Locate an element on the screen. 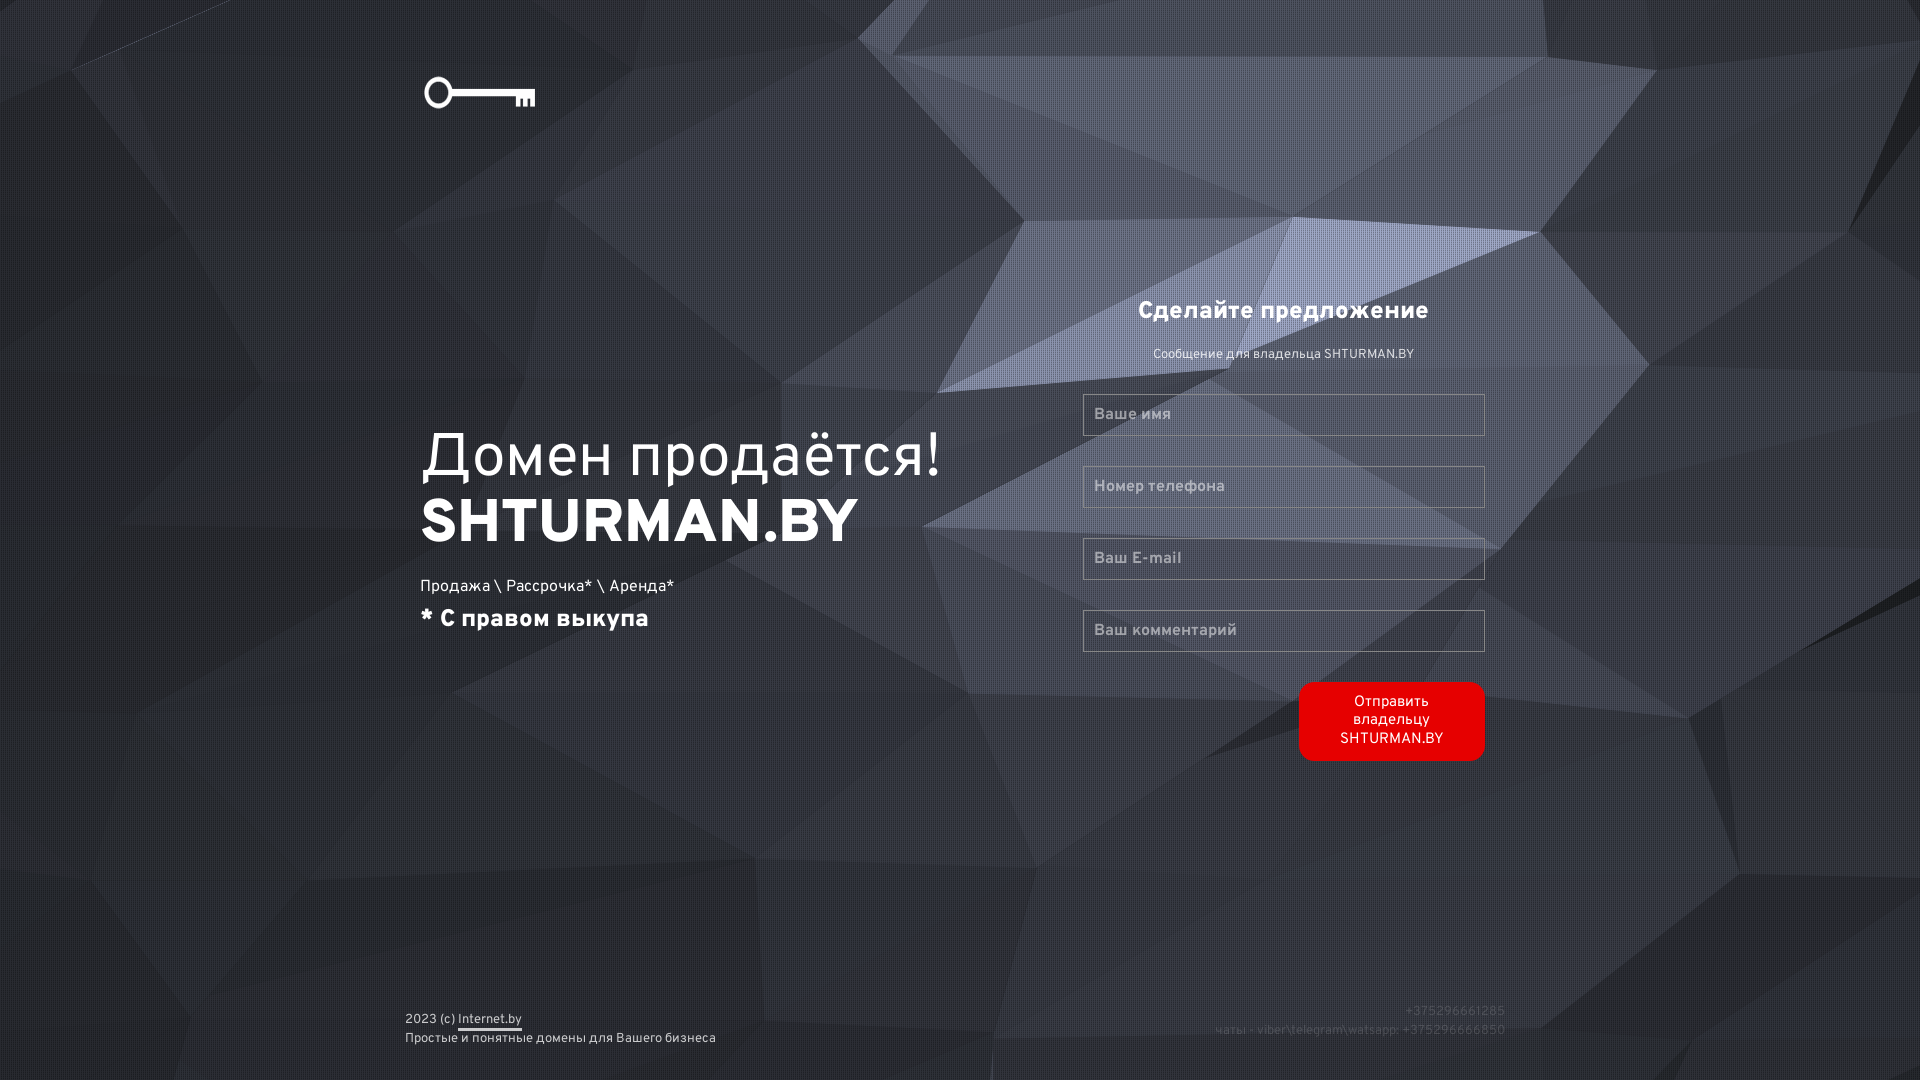 This screenshot has height=1080, width=1920. '+375296661285' is located at coordinates (1454, 1010).